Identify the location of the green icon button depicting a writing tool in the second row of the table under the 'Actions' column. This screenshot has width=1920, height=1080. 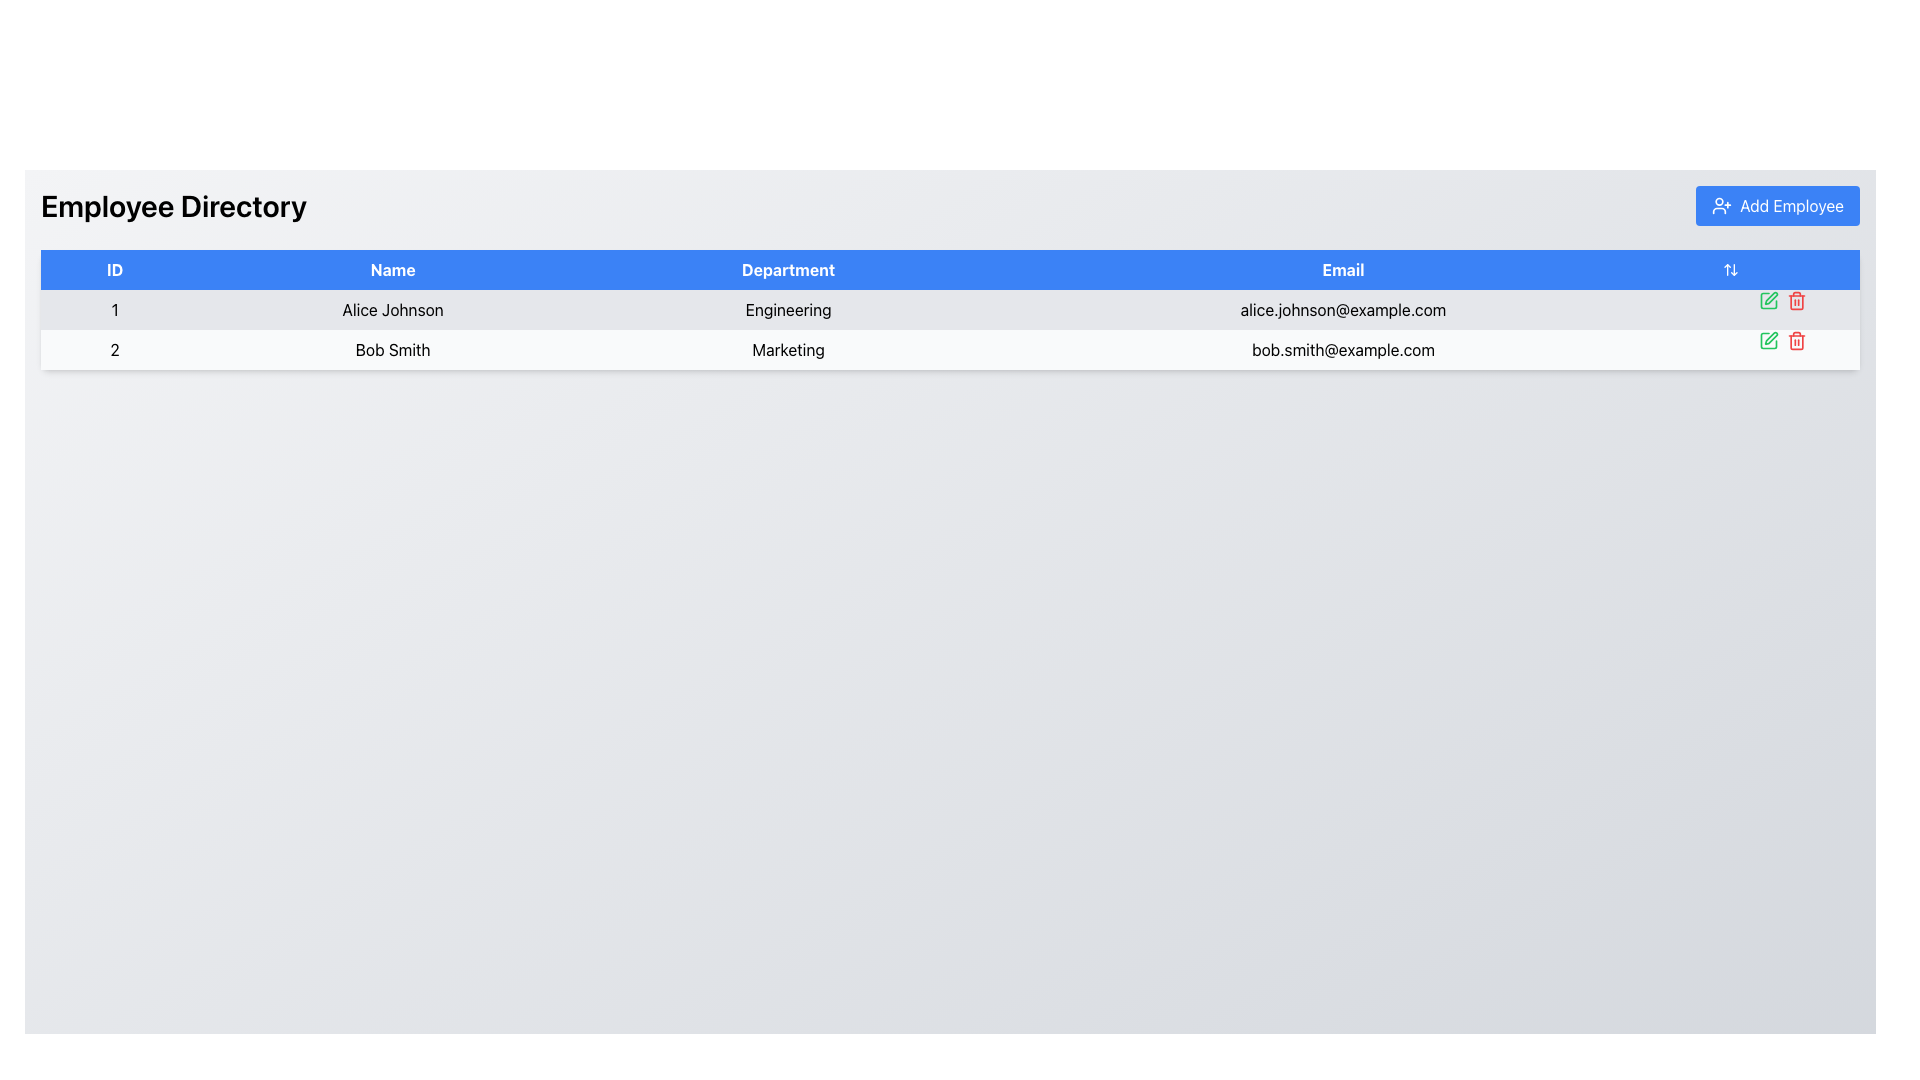
(1771, 337).